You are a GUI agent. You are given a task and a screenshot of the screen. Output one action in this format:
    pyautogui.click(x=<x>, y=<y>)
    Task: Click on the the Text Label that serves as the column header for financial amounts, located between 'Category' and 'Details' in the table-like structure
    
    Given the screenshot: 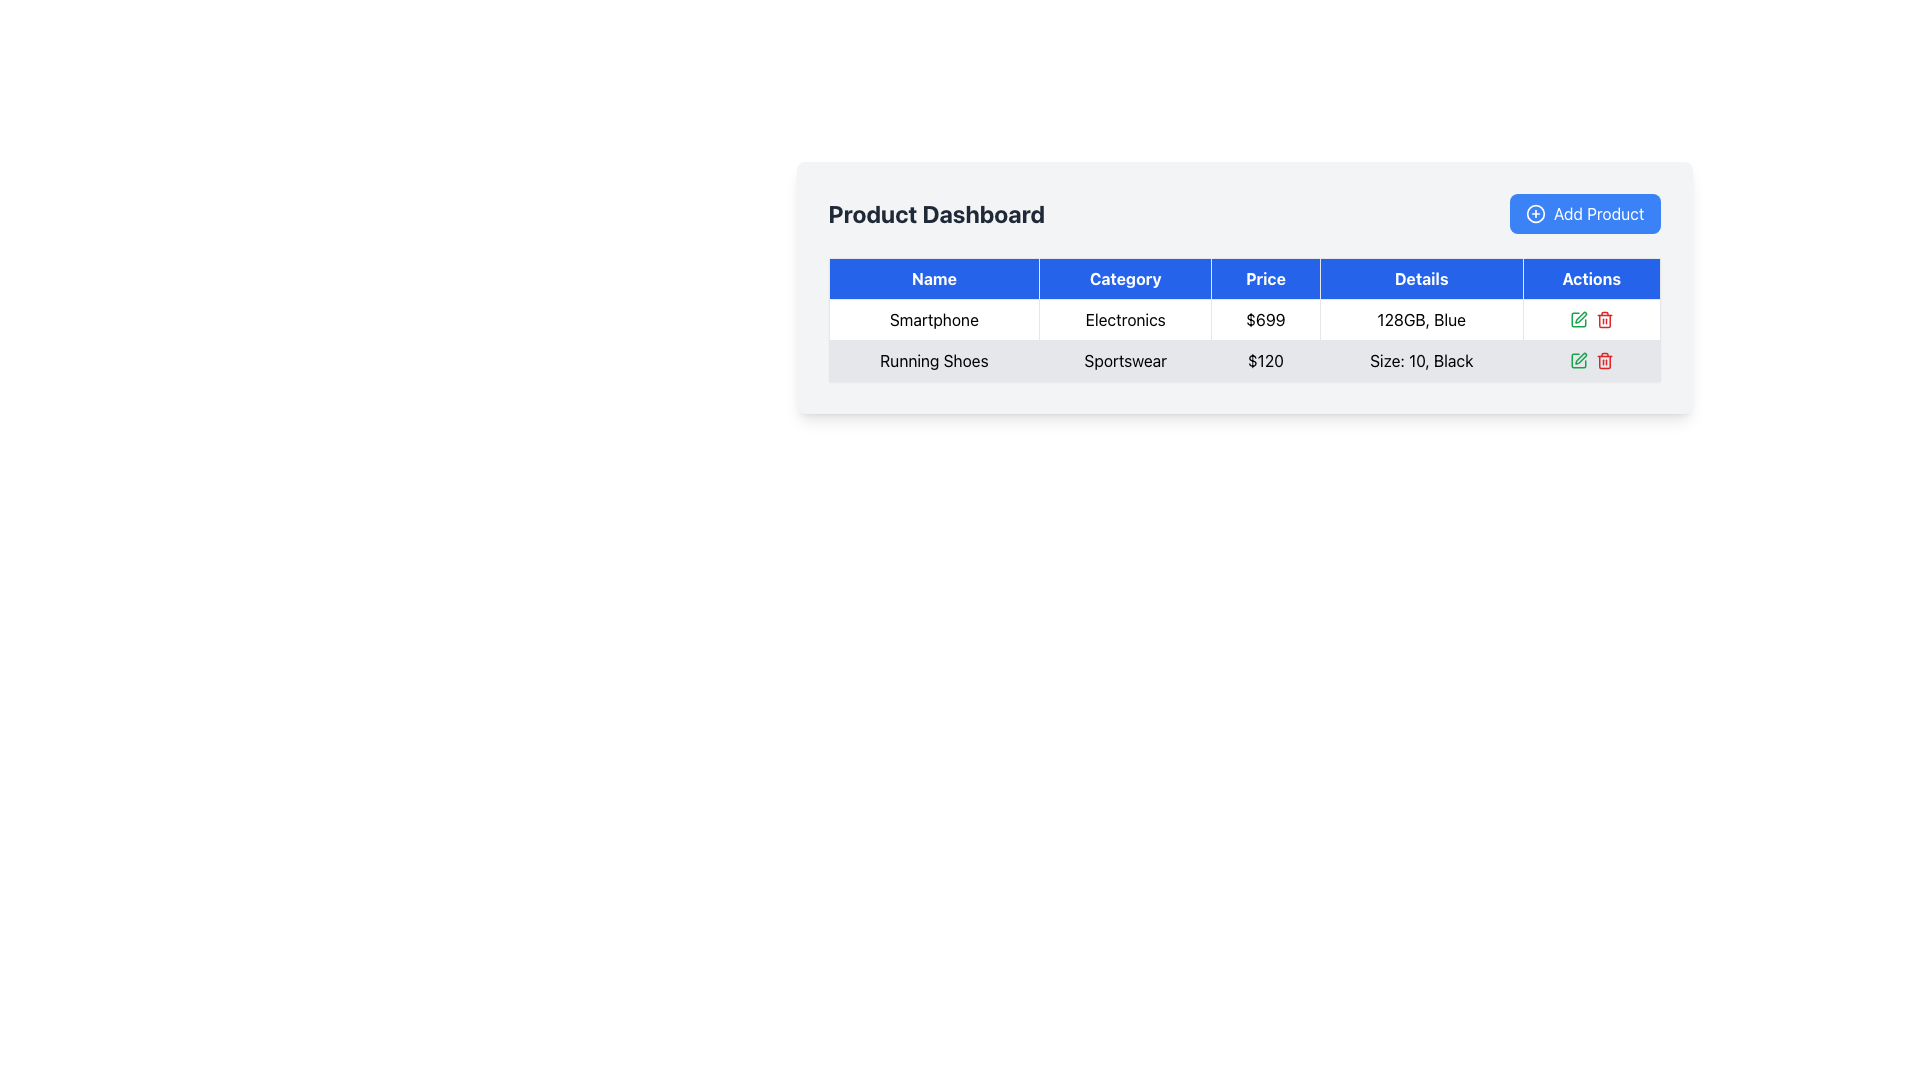 What is the action you would take?
    pyautogui.click(x=1264, y=278)
    